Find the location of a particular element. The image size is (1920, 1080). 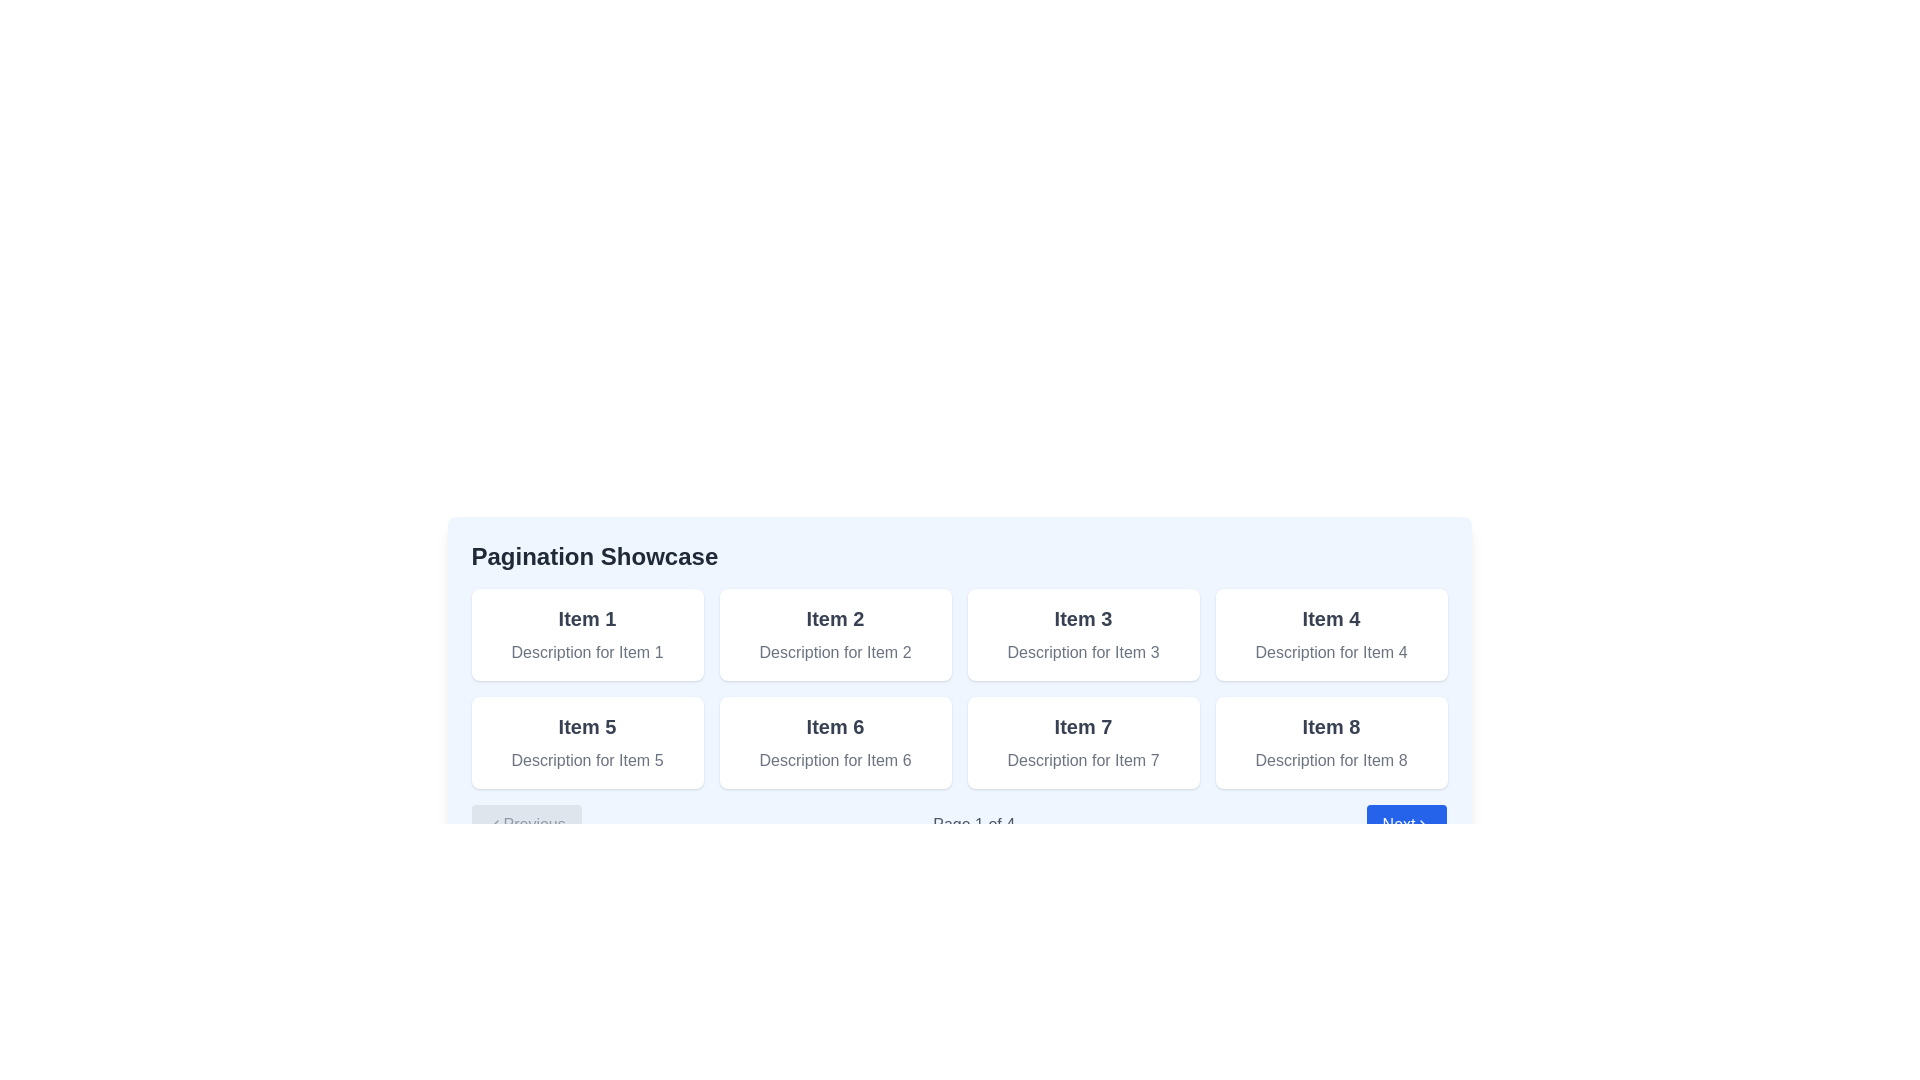

displayed text on the Information card for 'Item 4', which is located in the first row and fourth column of a grid layout is located at coordinates (1331, 635).